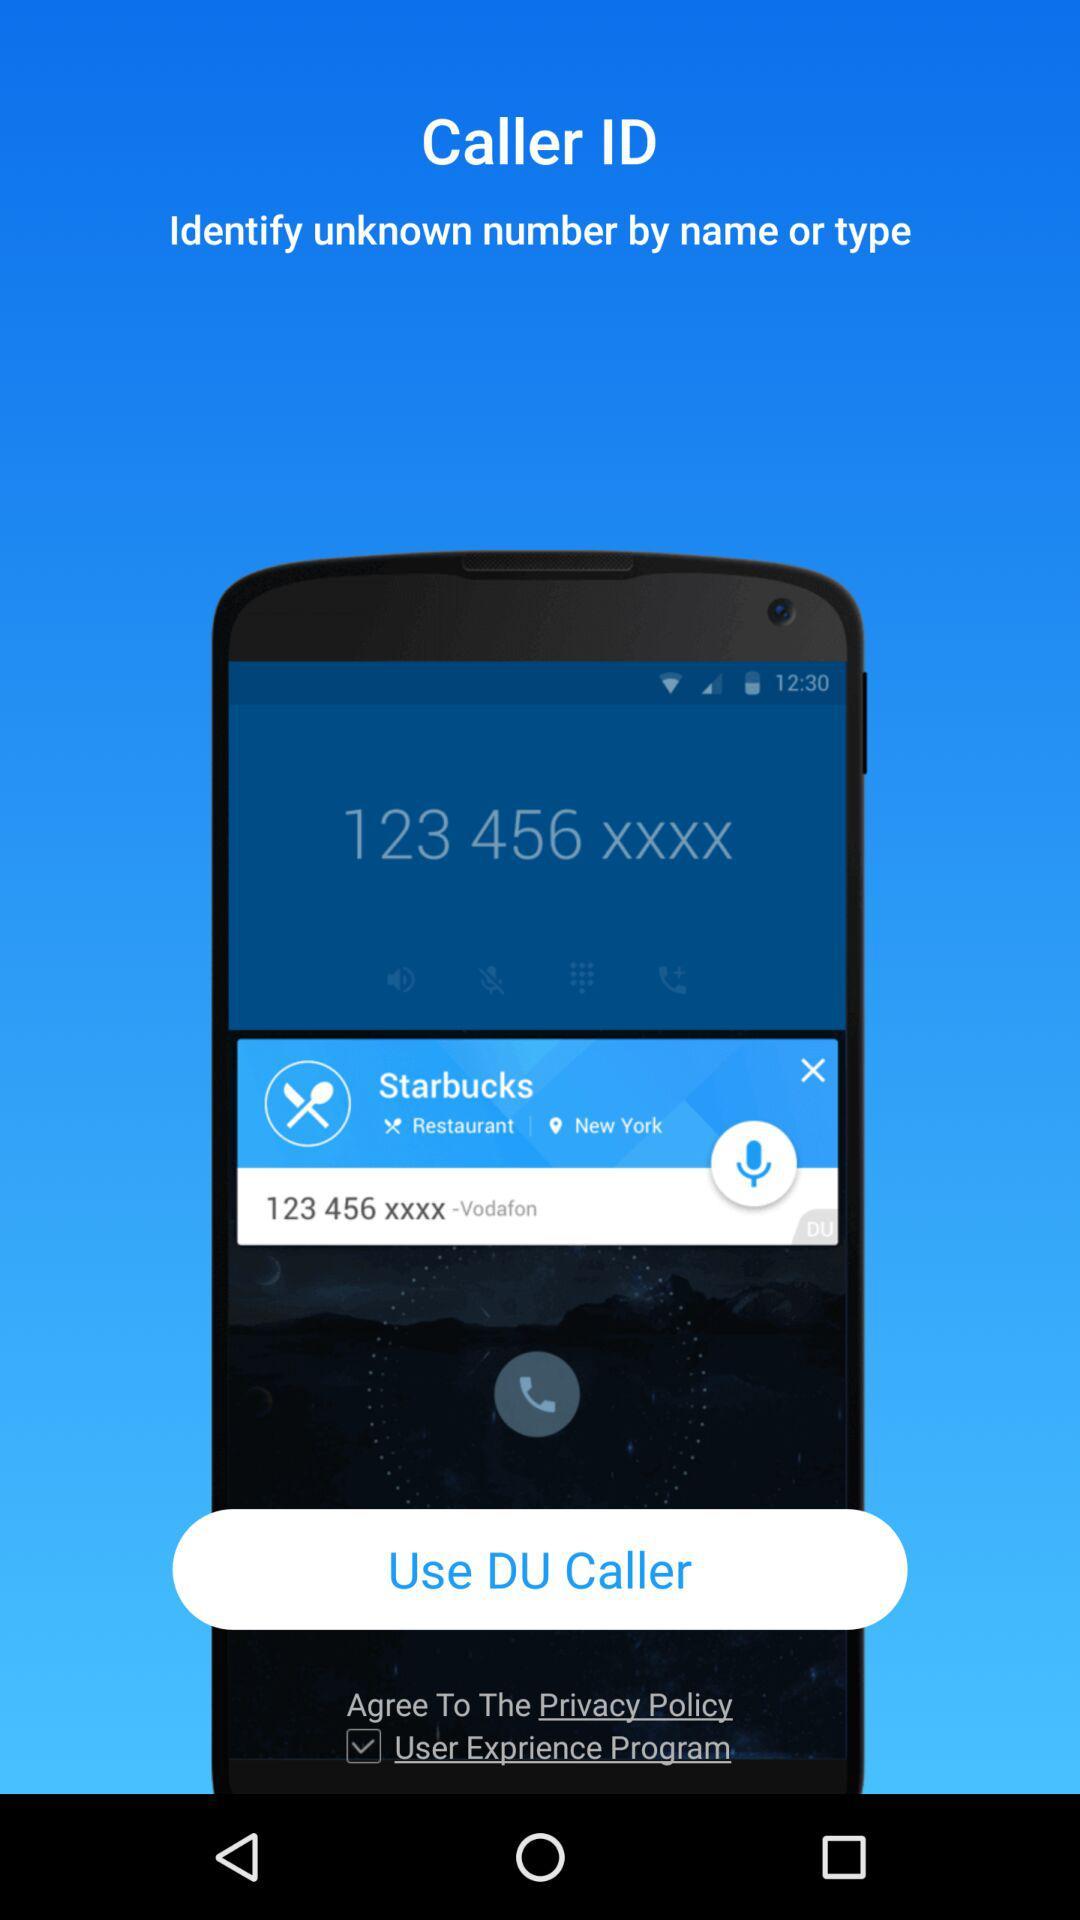 This screenshot has width=1080, height=1920. I want to click on the user exprience program, so click(562, 1745).